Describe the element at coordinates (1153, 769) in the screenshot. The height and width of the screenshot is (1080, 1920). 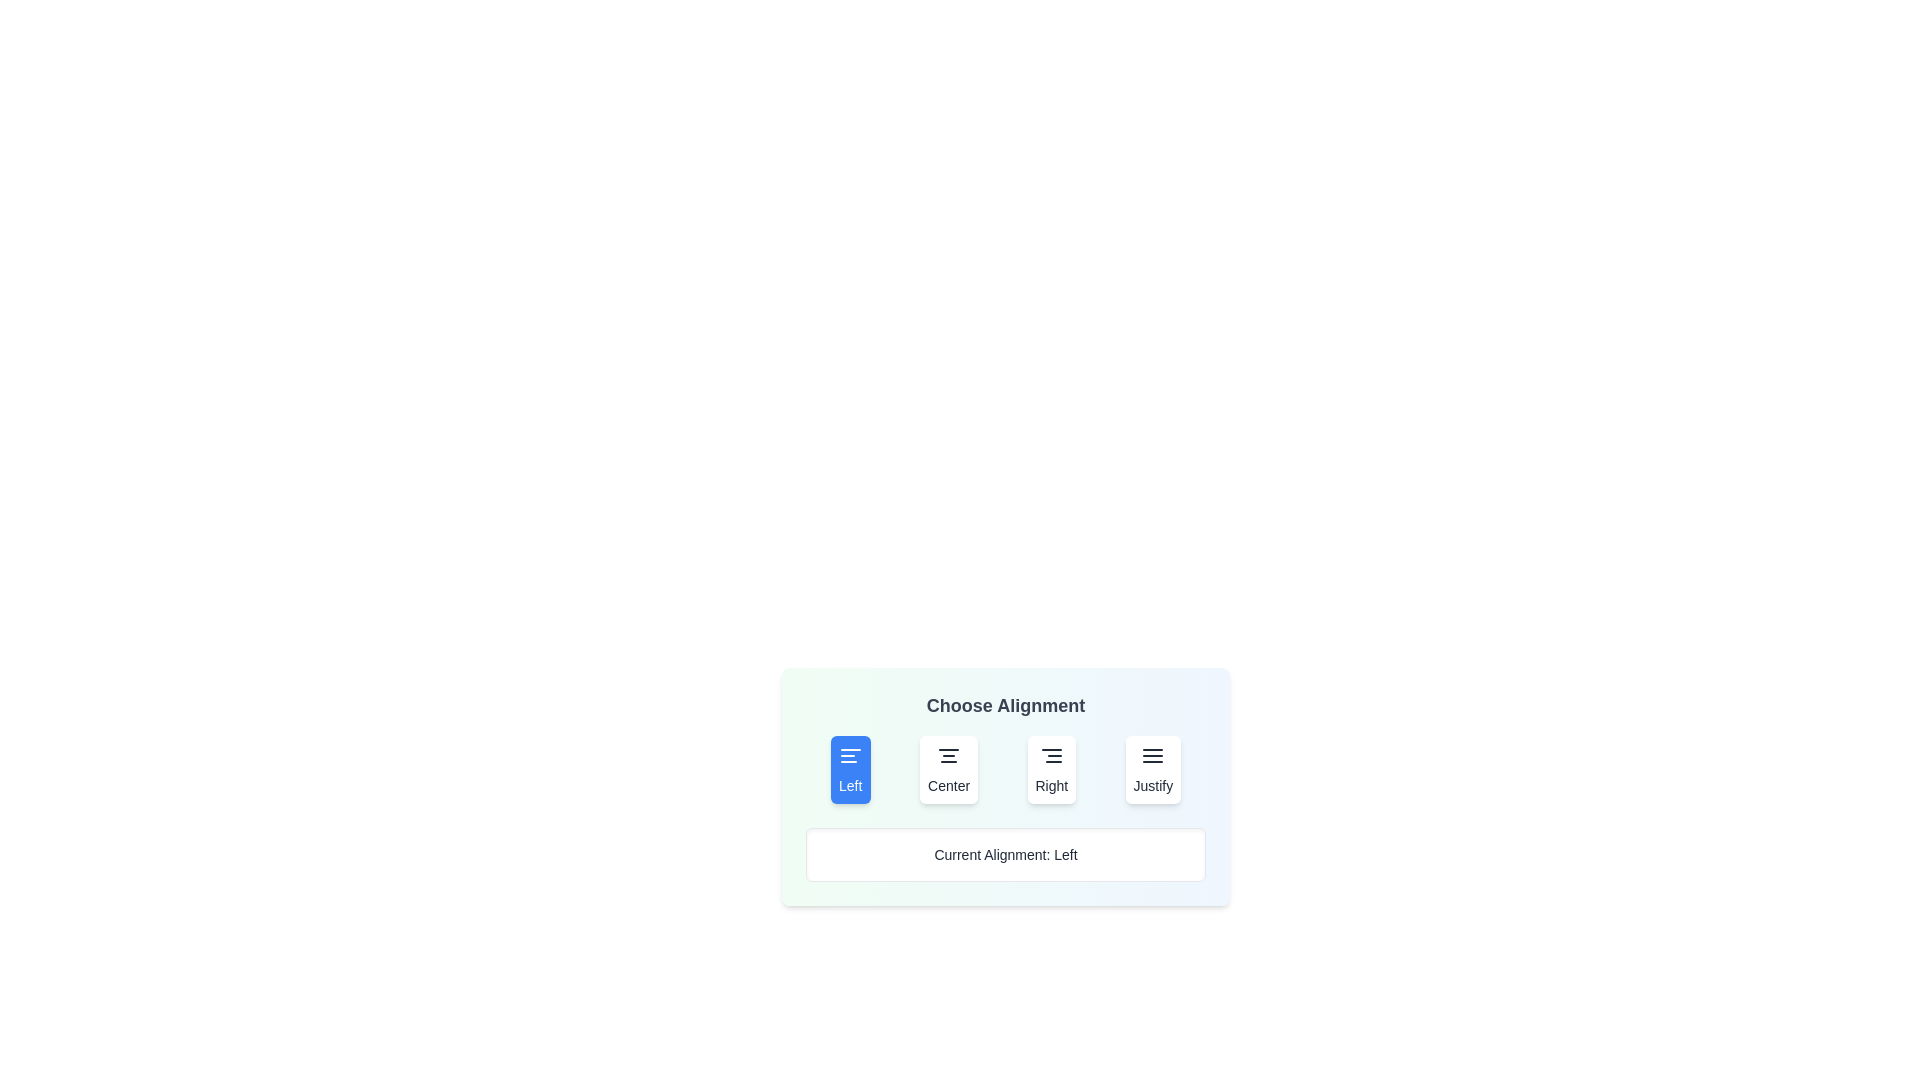
I see `the button labeled Justify to observe its hover effect` at that location.